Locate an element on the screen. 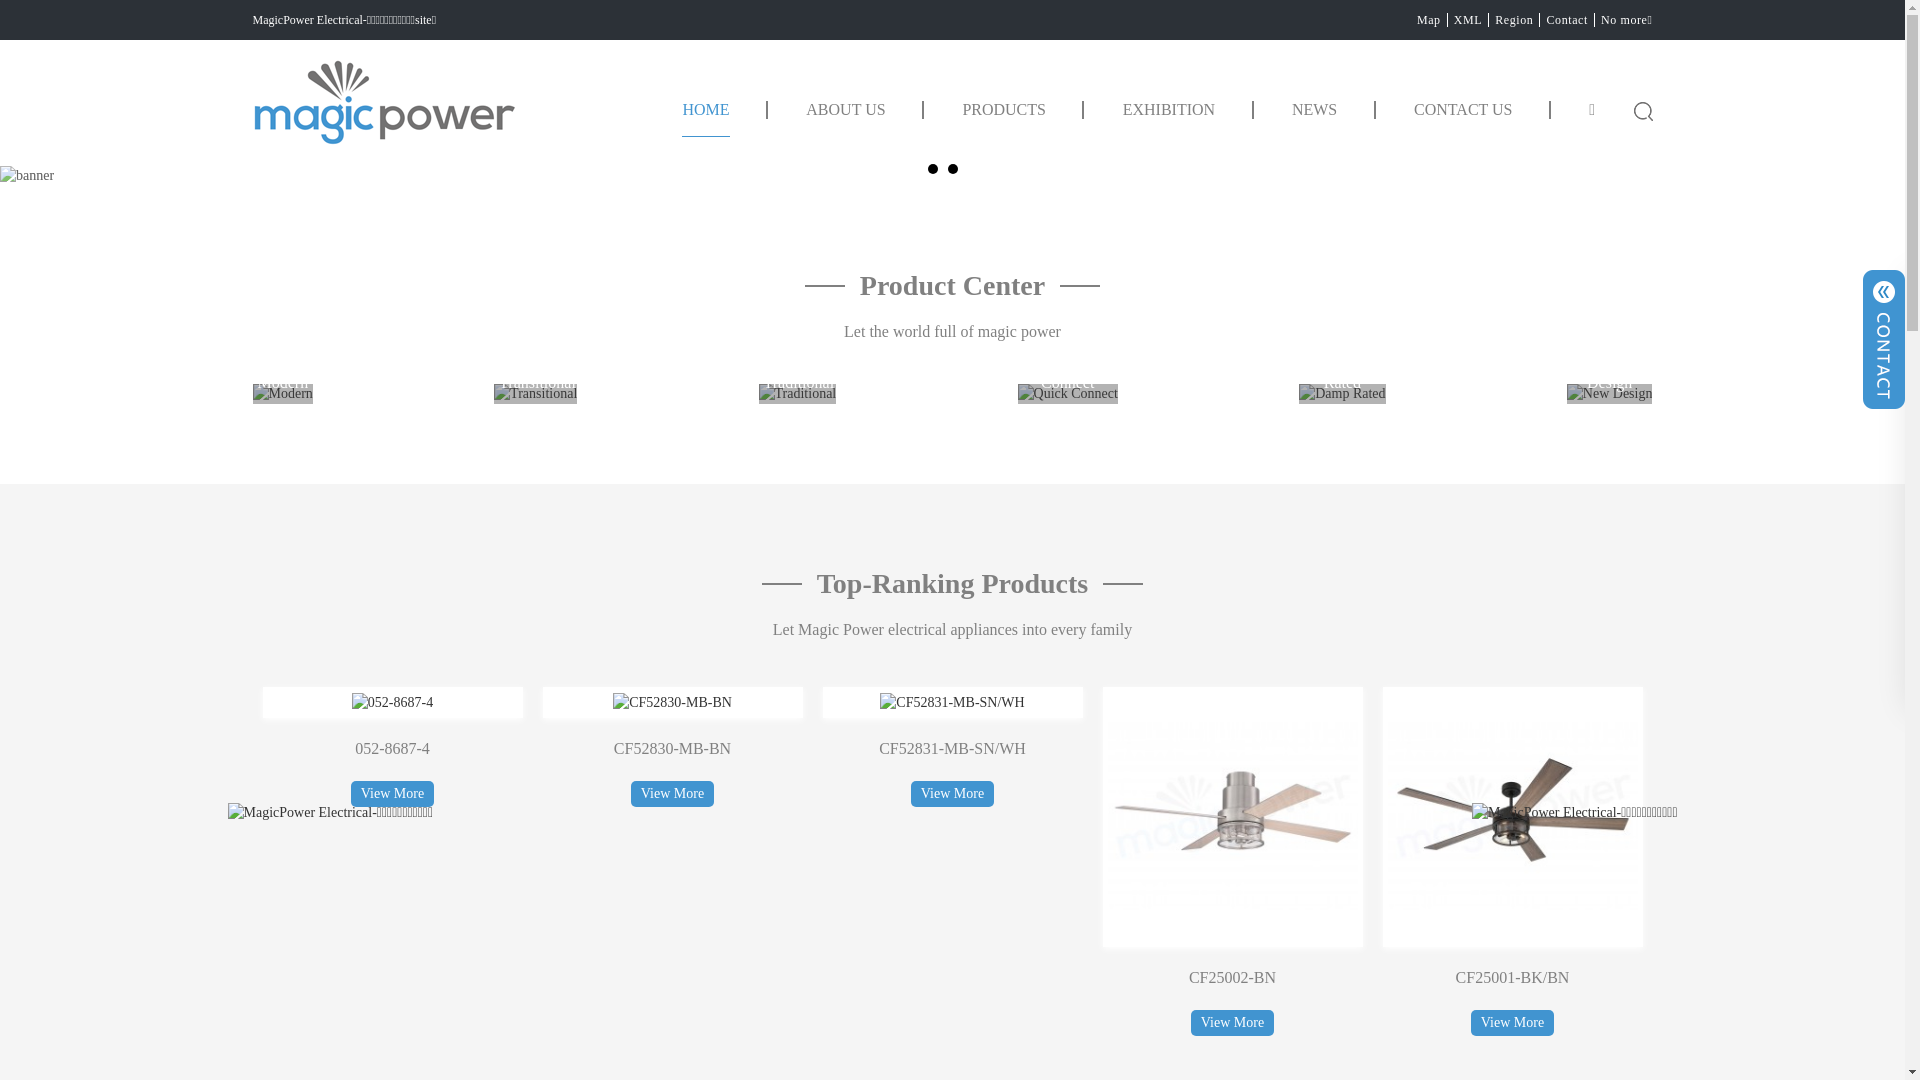 This screenshot has width=1920, height=1080. 'Traditional' is located at coordinates (796, 394).